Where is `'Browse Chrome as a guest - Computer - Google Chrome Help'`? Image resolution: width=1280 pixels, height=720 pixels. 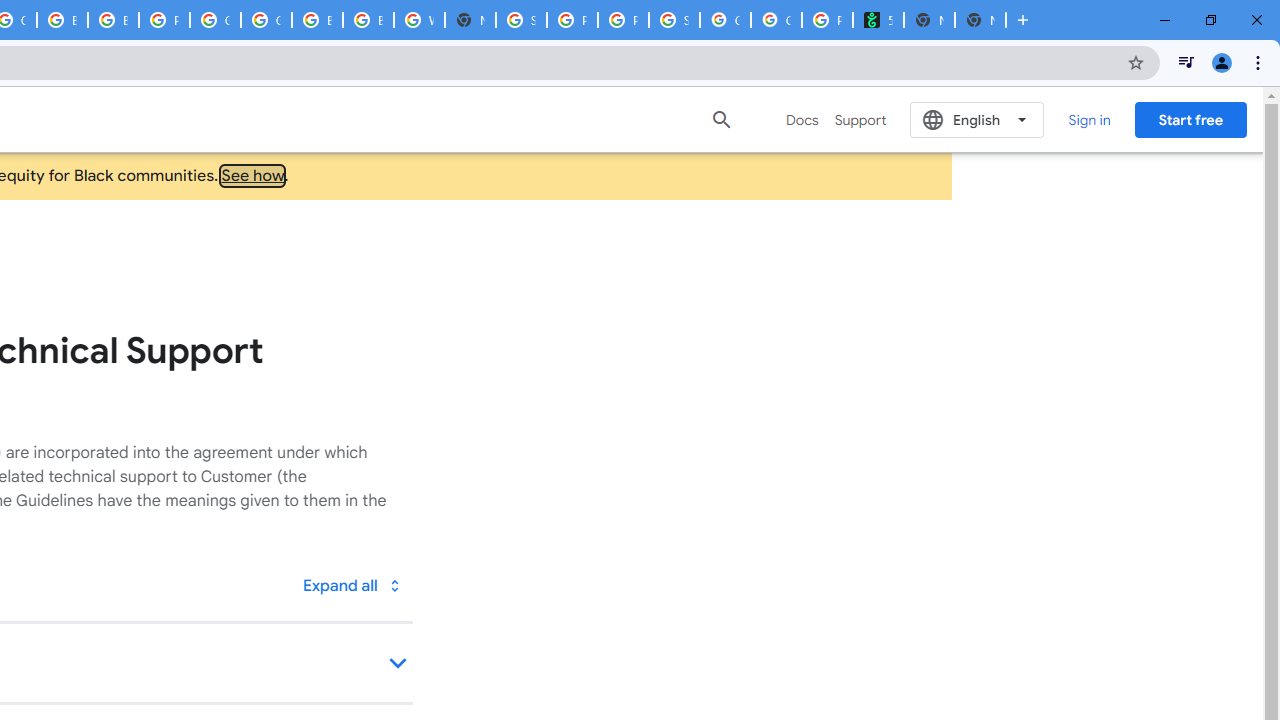
'Browse Chrome as a guest - Computer - Google Chrome Help' is located at coordinates (316, 20).